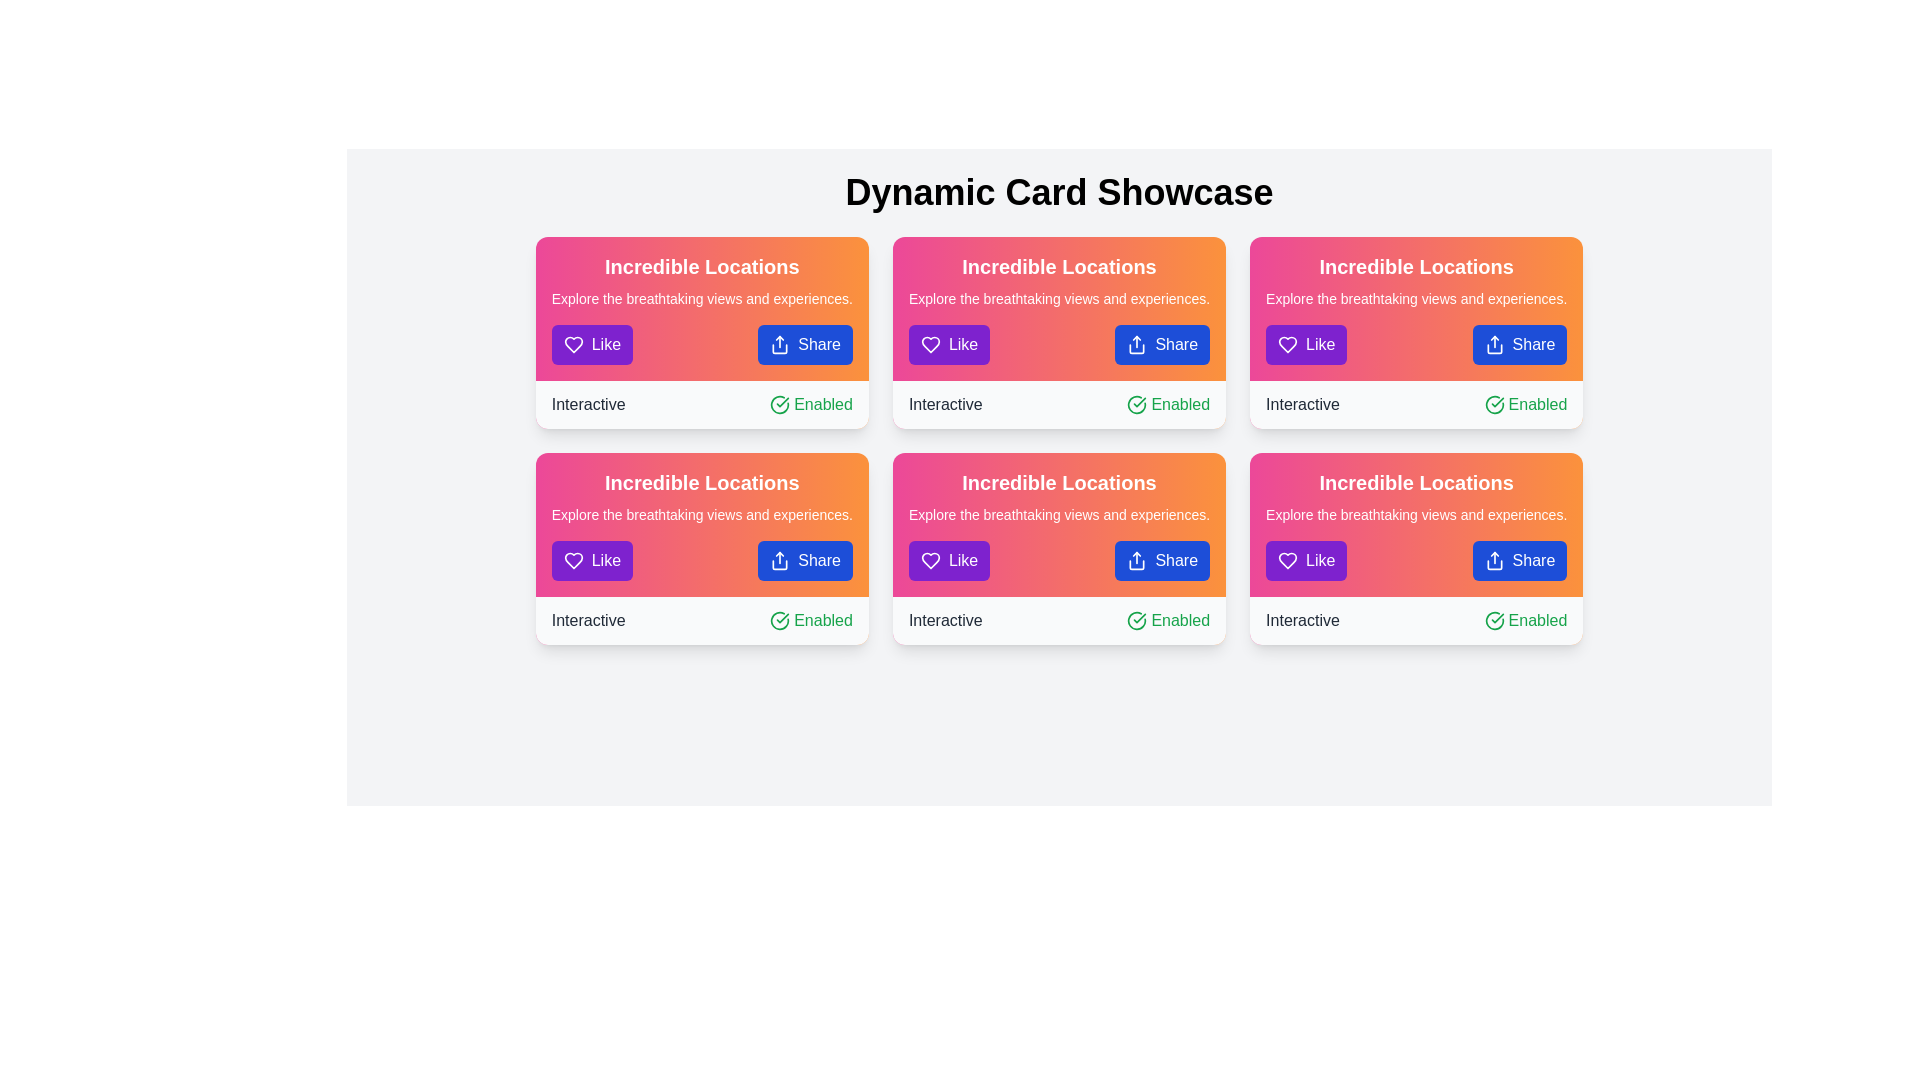 The height and width of the screenshot is (1080, 1920). Describe the element at coordinates (587, 620) in the screenshot. I see `the 'Interactive' text label located in the bottom section of the leftmost card in a 3x2 grid layout` at that location.